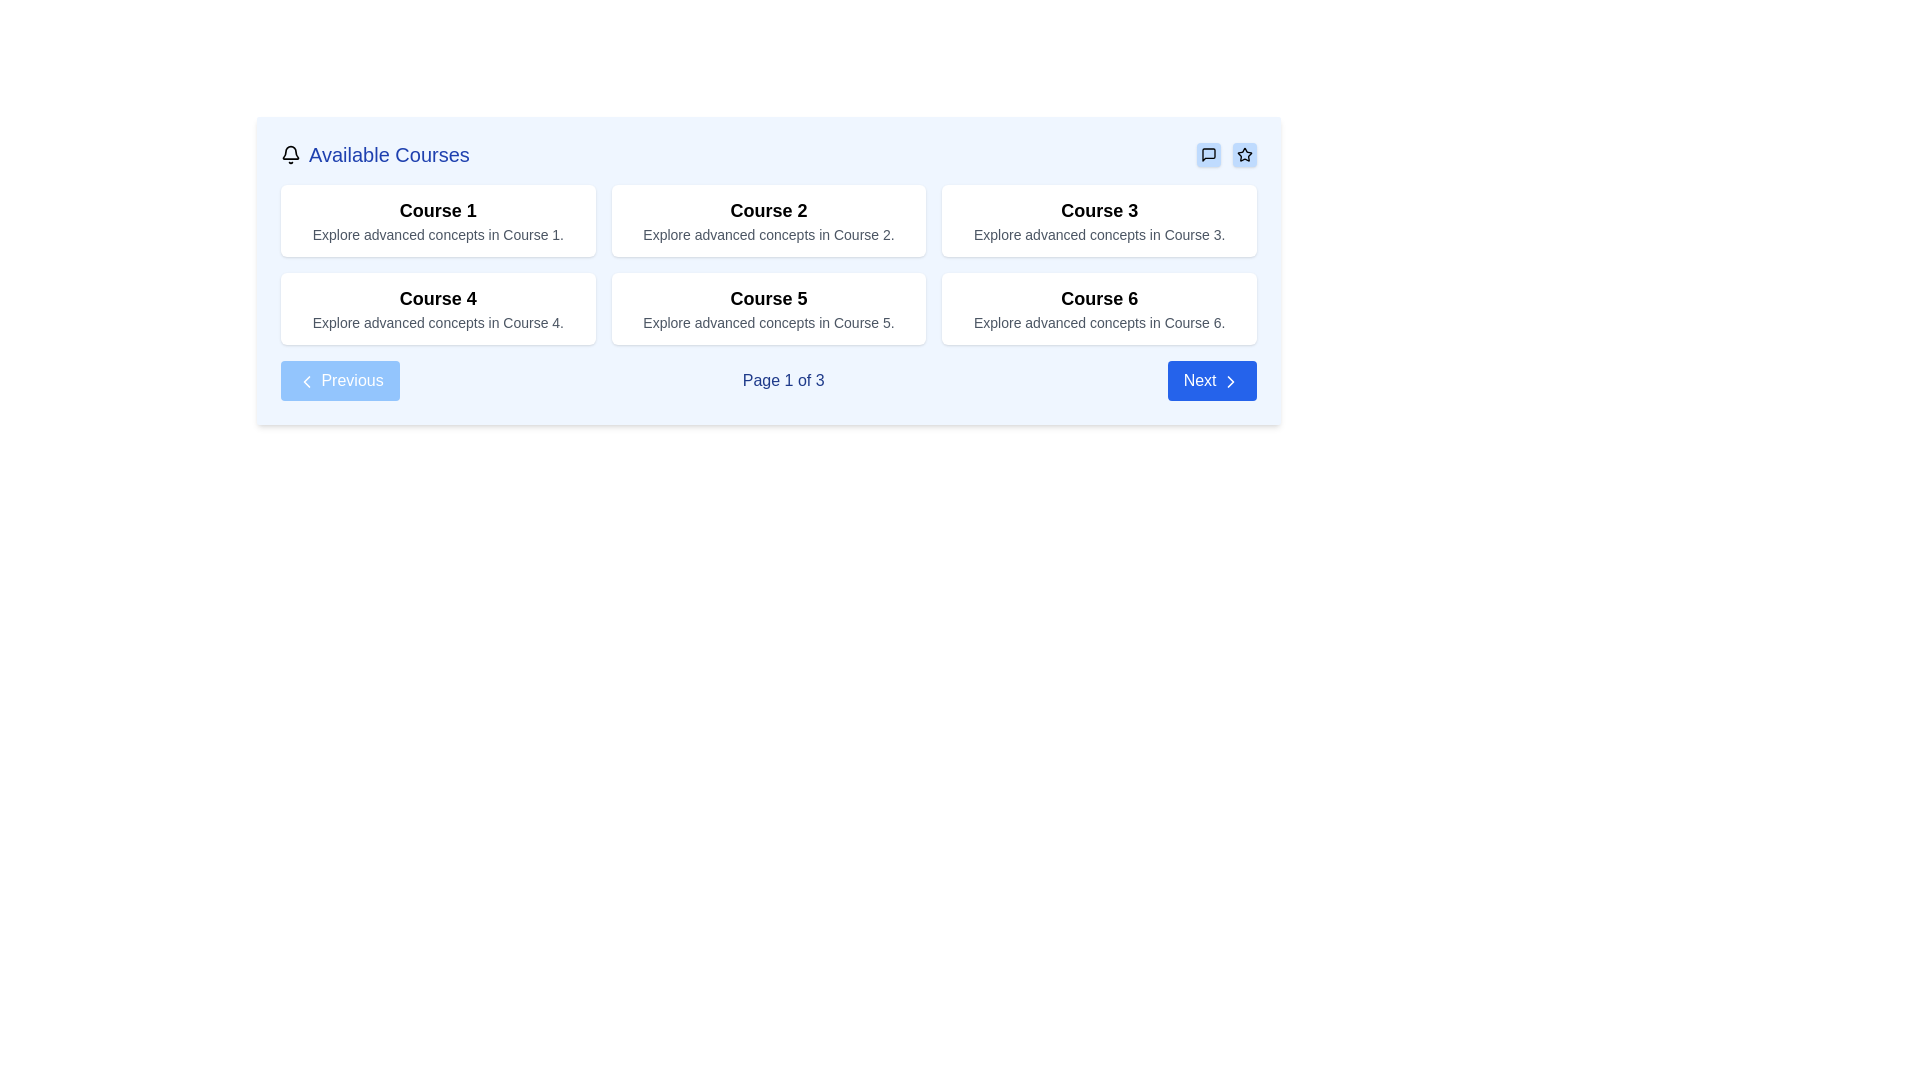 The height and width of the screenshot is (1080, 1920). What do you see at coordinates (437, 308) in the screenshot?
I see `text displayed on the information card for 'Course 4', which is located in the fourth position of a grid layout, specifically below 'Course 1'` at bounding box center [437, 308].